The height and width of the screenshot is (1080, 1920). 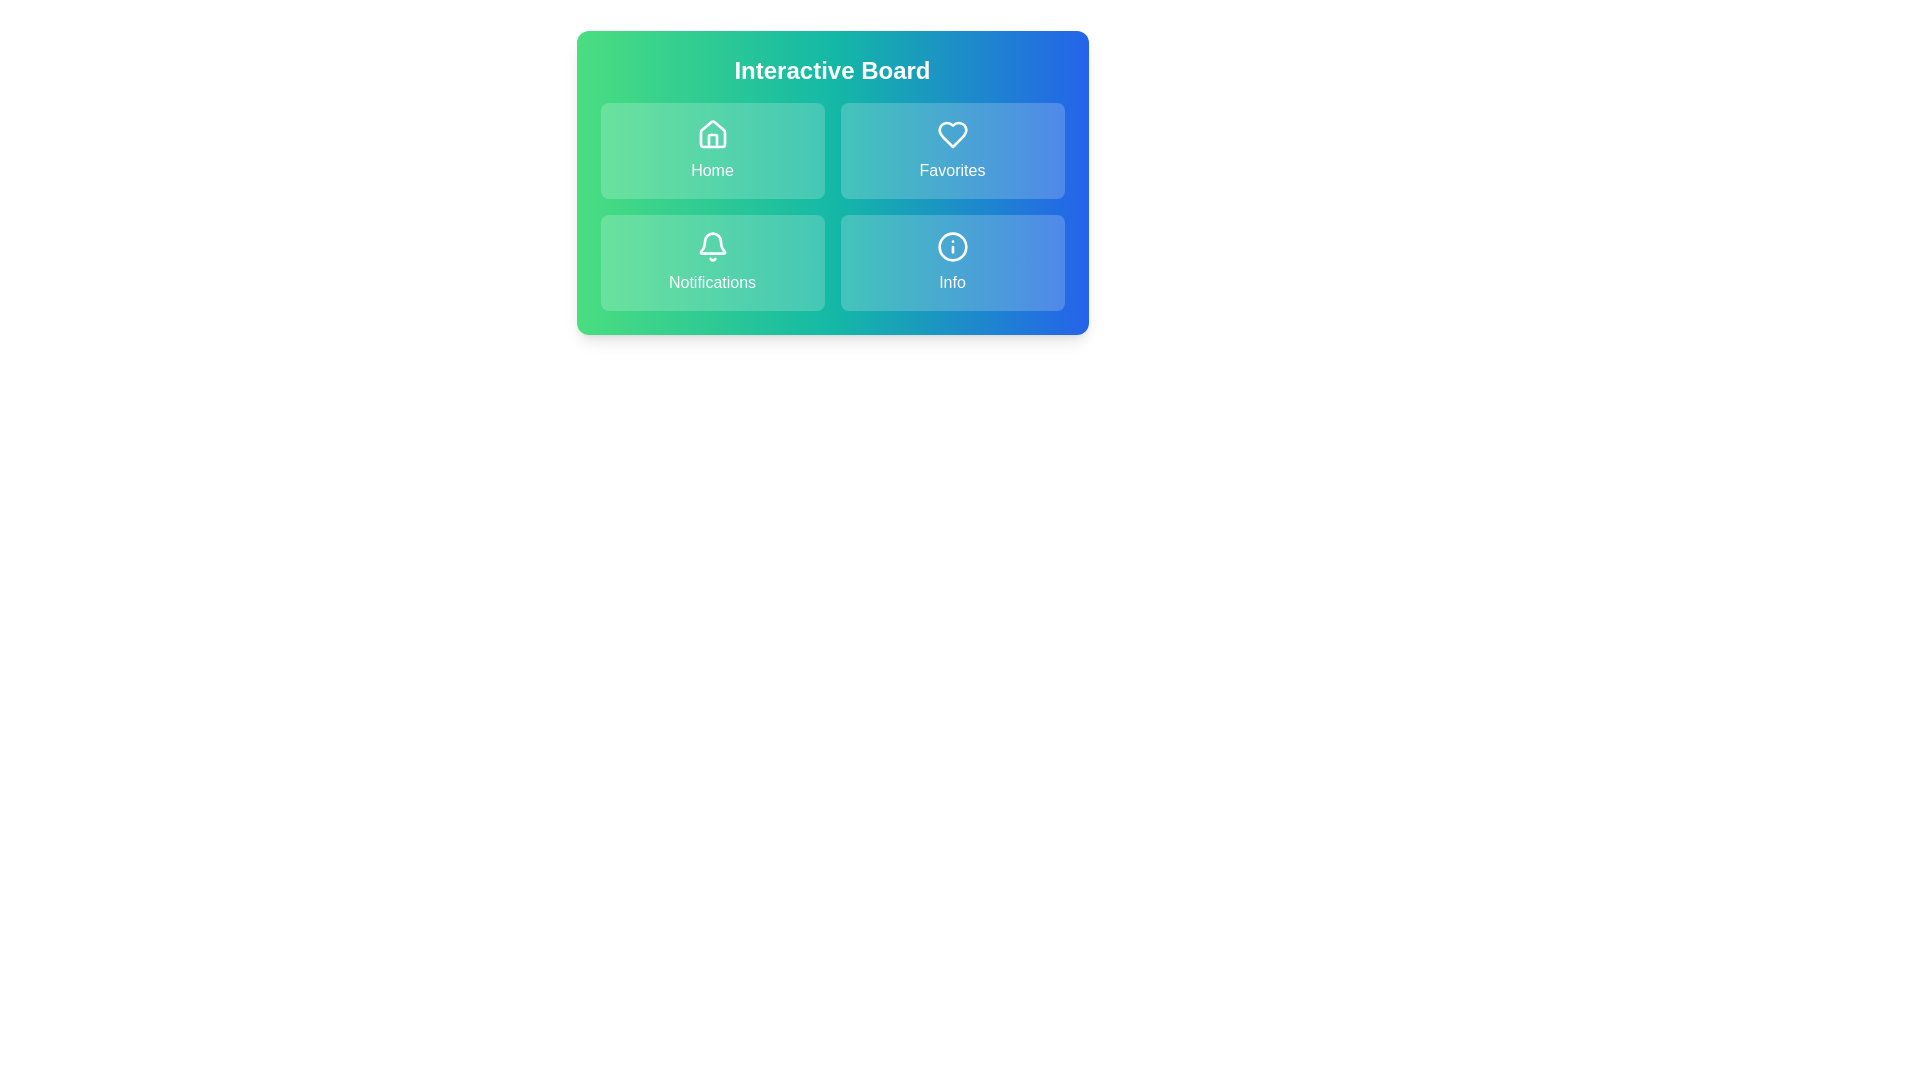 What do you see at coordinates (712, 224) in the screenshot?
I see `the Tooltip that provides supplementary information about the 'Notifications' icon, which is located above the icon in the 'Interactive Board'` at bounding box center [712, 224].